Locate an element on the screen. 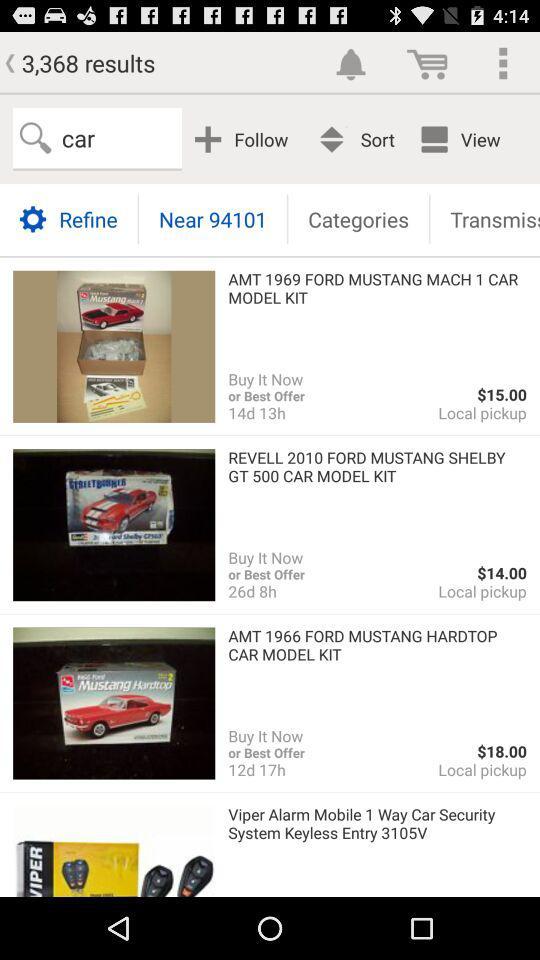 This screenshot has height=960, width=540. the transmission button is located at coordinates (484, 218).